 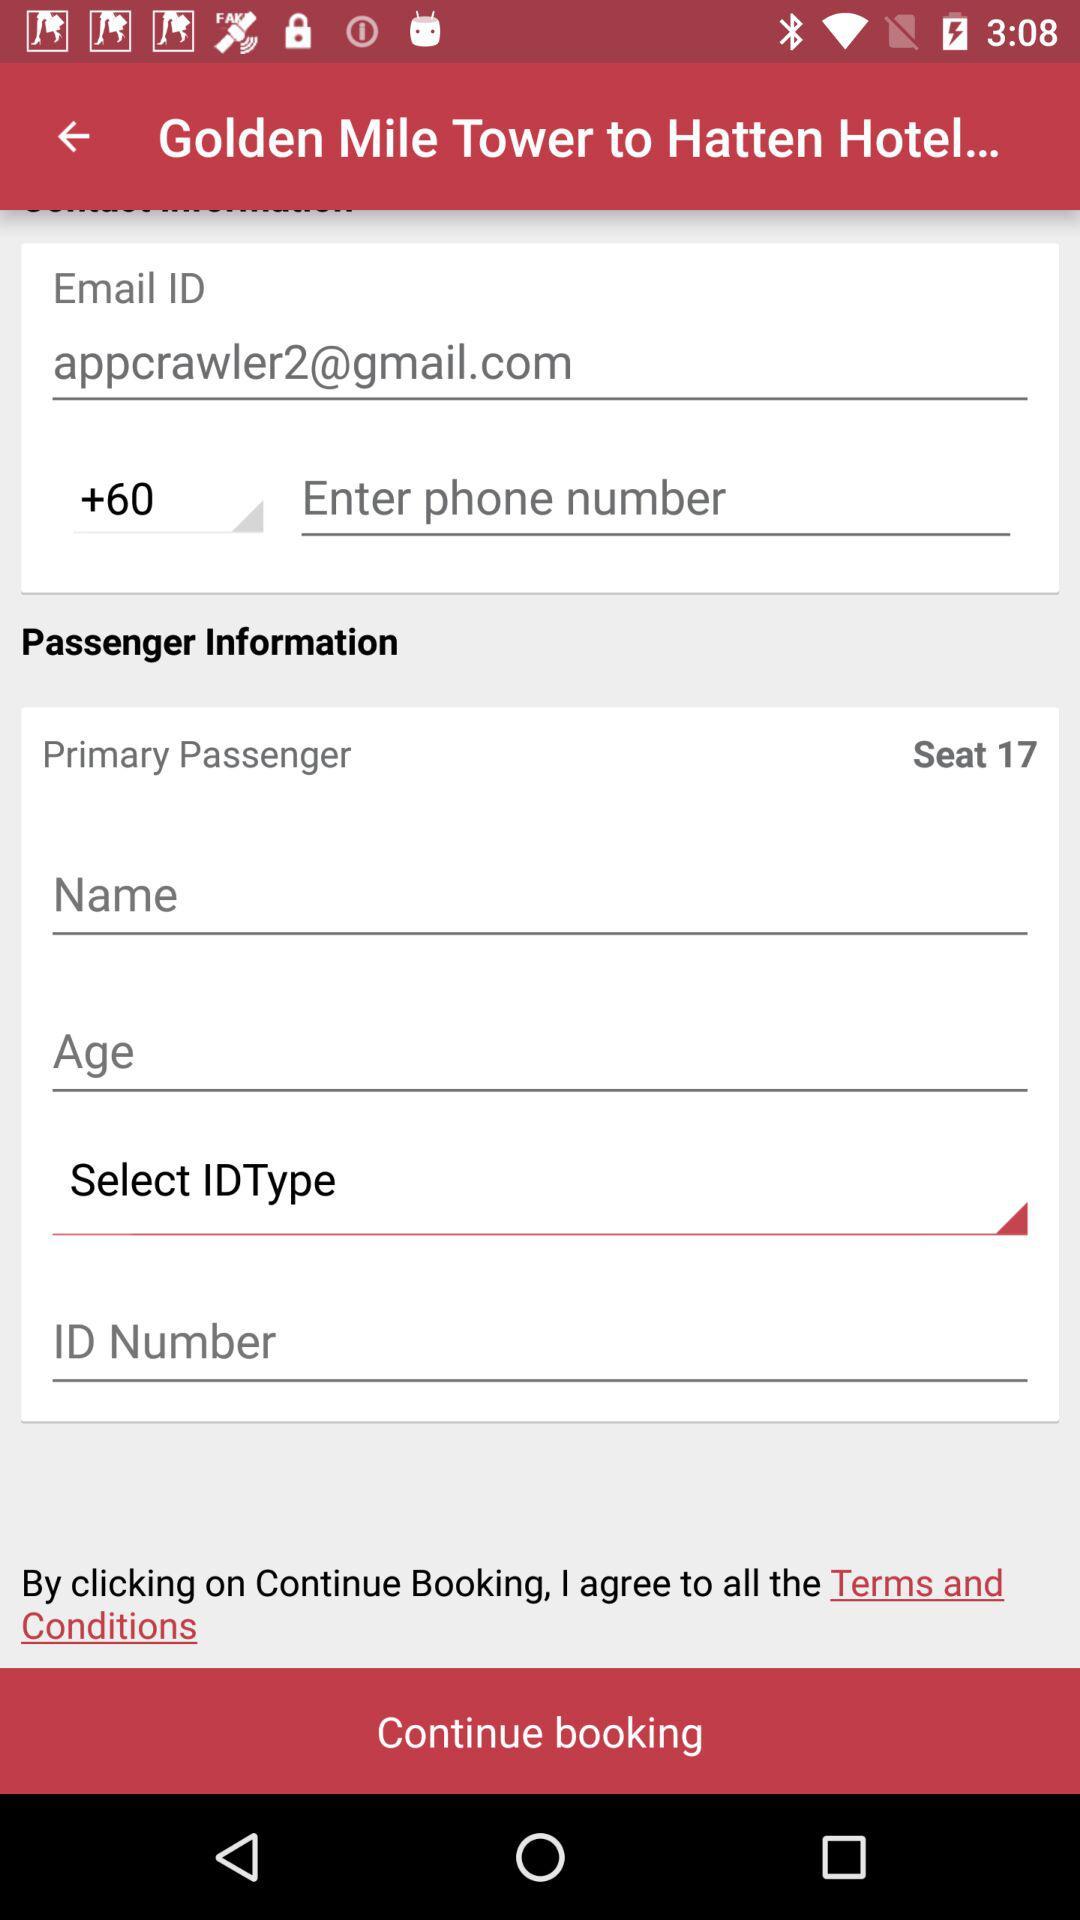 I want to click on item above select idtype icon, so click(x=540, y=1051).